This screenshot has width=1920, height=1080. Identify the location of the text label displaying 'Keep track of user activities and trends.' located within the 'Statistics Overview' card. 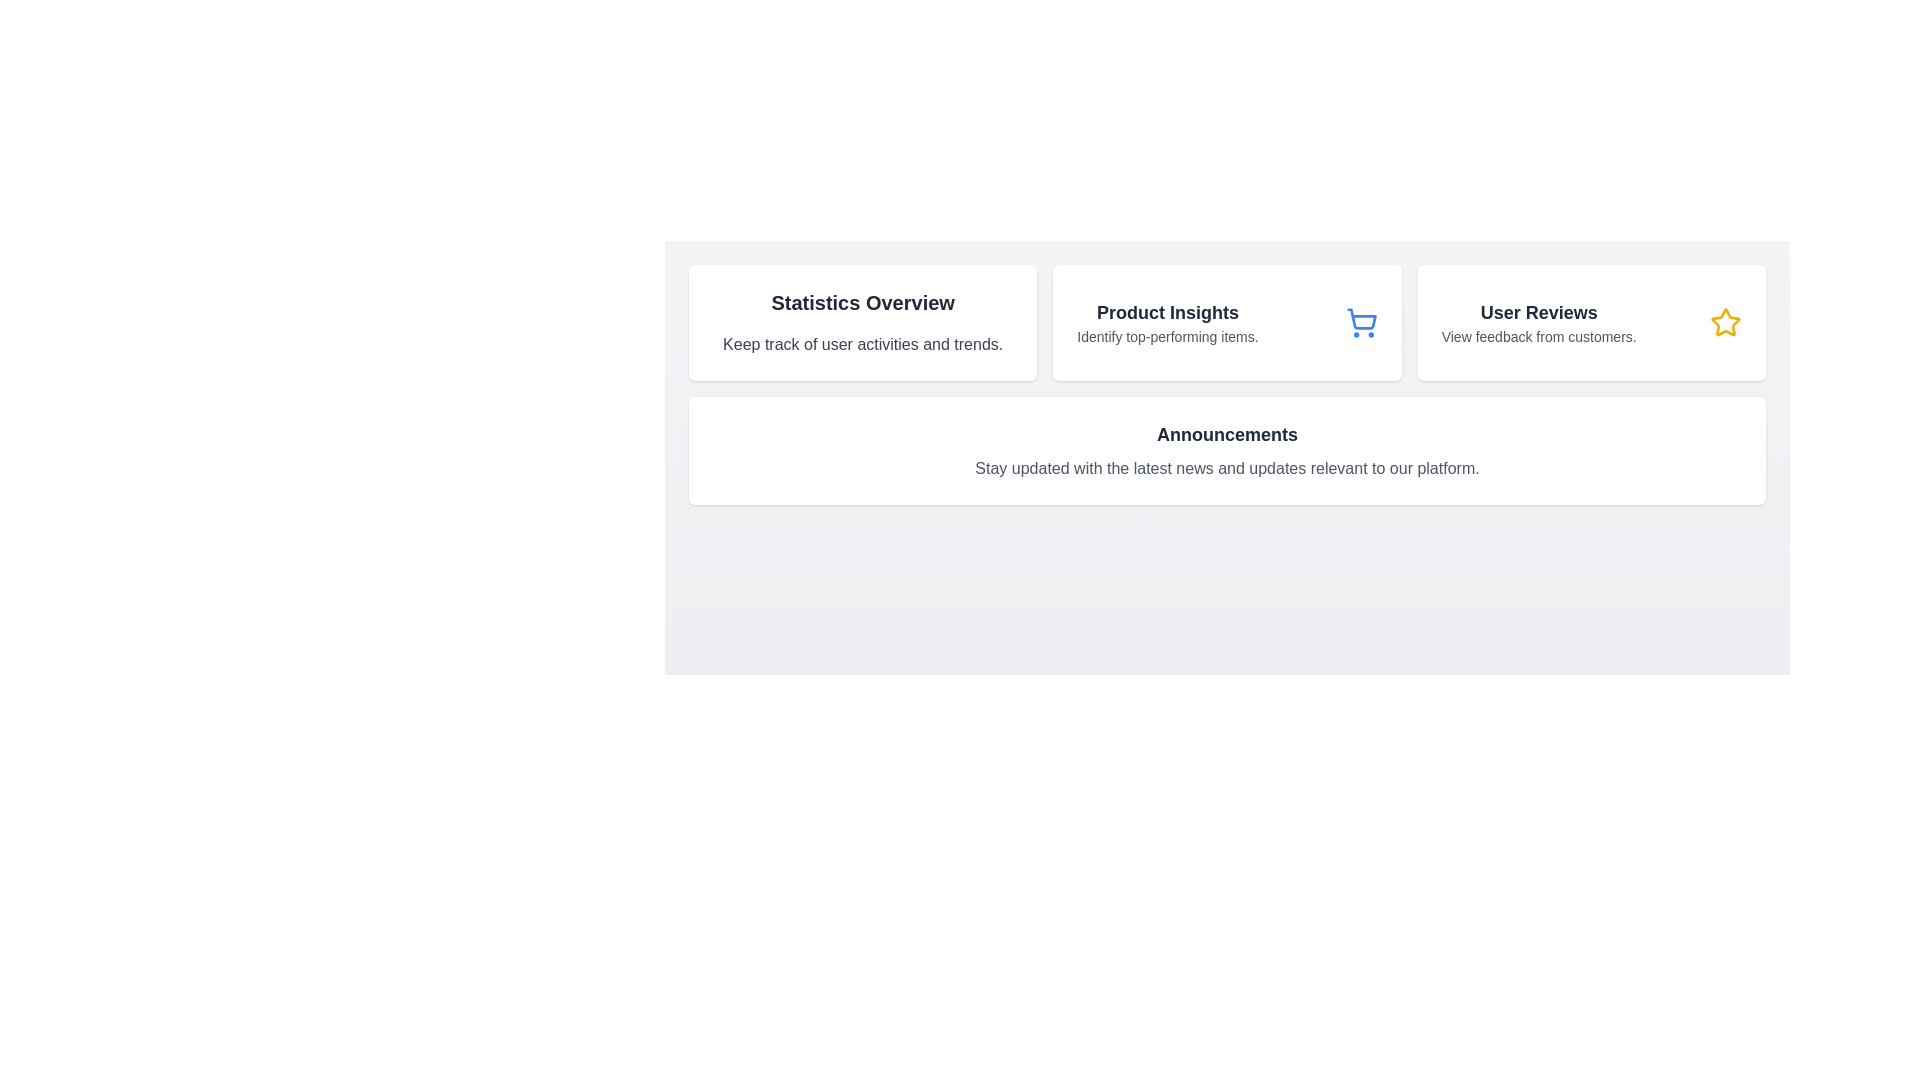
(863, 343).